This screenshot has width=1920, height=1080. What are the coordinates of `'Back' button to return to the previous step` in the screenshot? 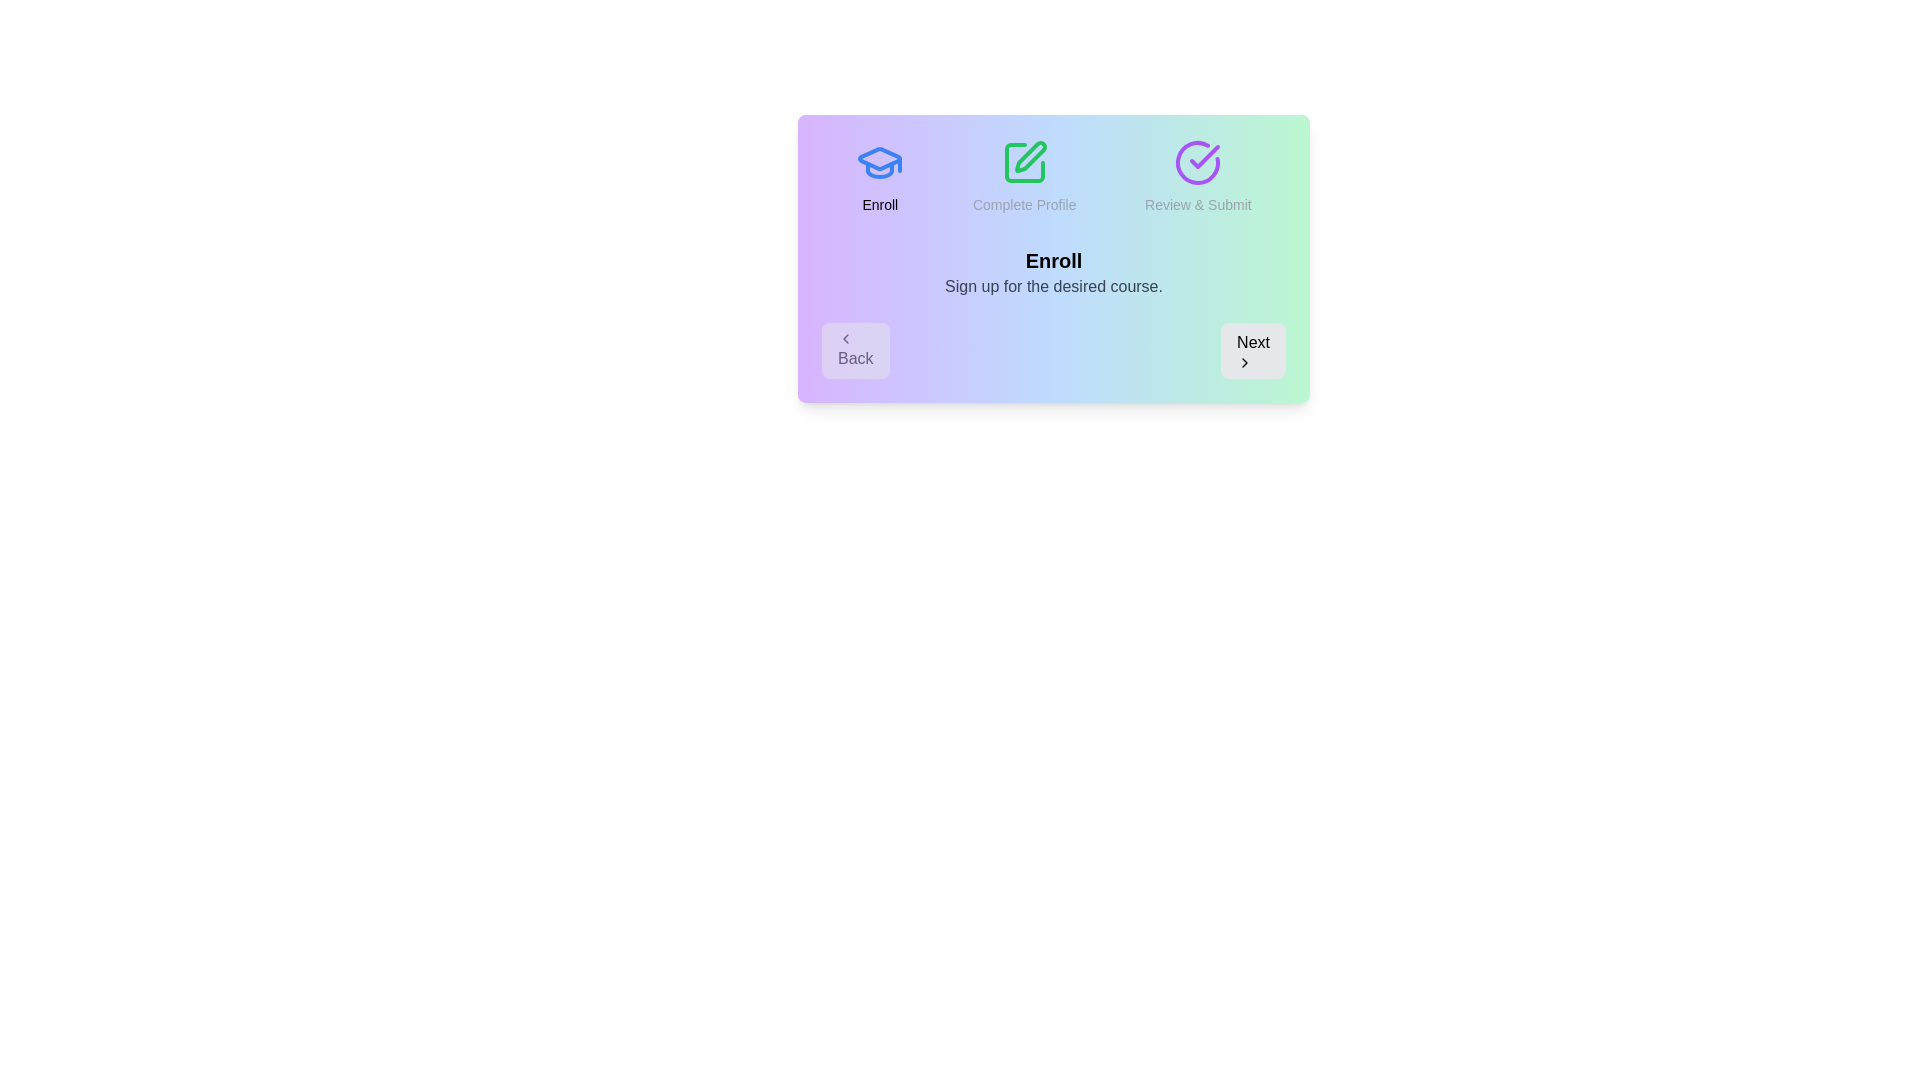 It's located at (855, 350).